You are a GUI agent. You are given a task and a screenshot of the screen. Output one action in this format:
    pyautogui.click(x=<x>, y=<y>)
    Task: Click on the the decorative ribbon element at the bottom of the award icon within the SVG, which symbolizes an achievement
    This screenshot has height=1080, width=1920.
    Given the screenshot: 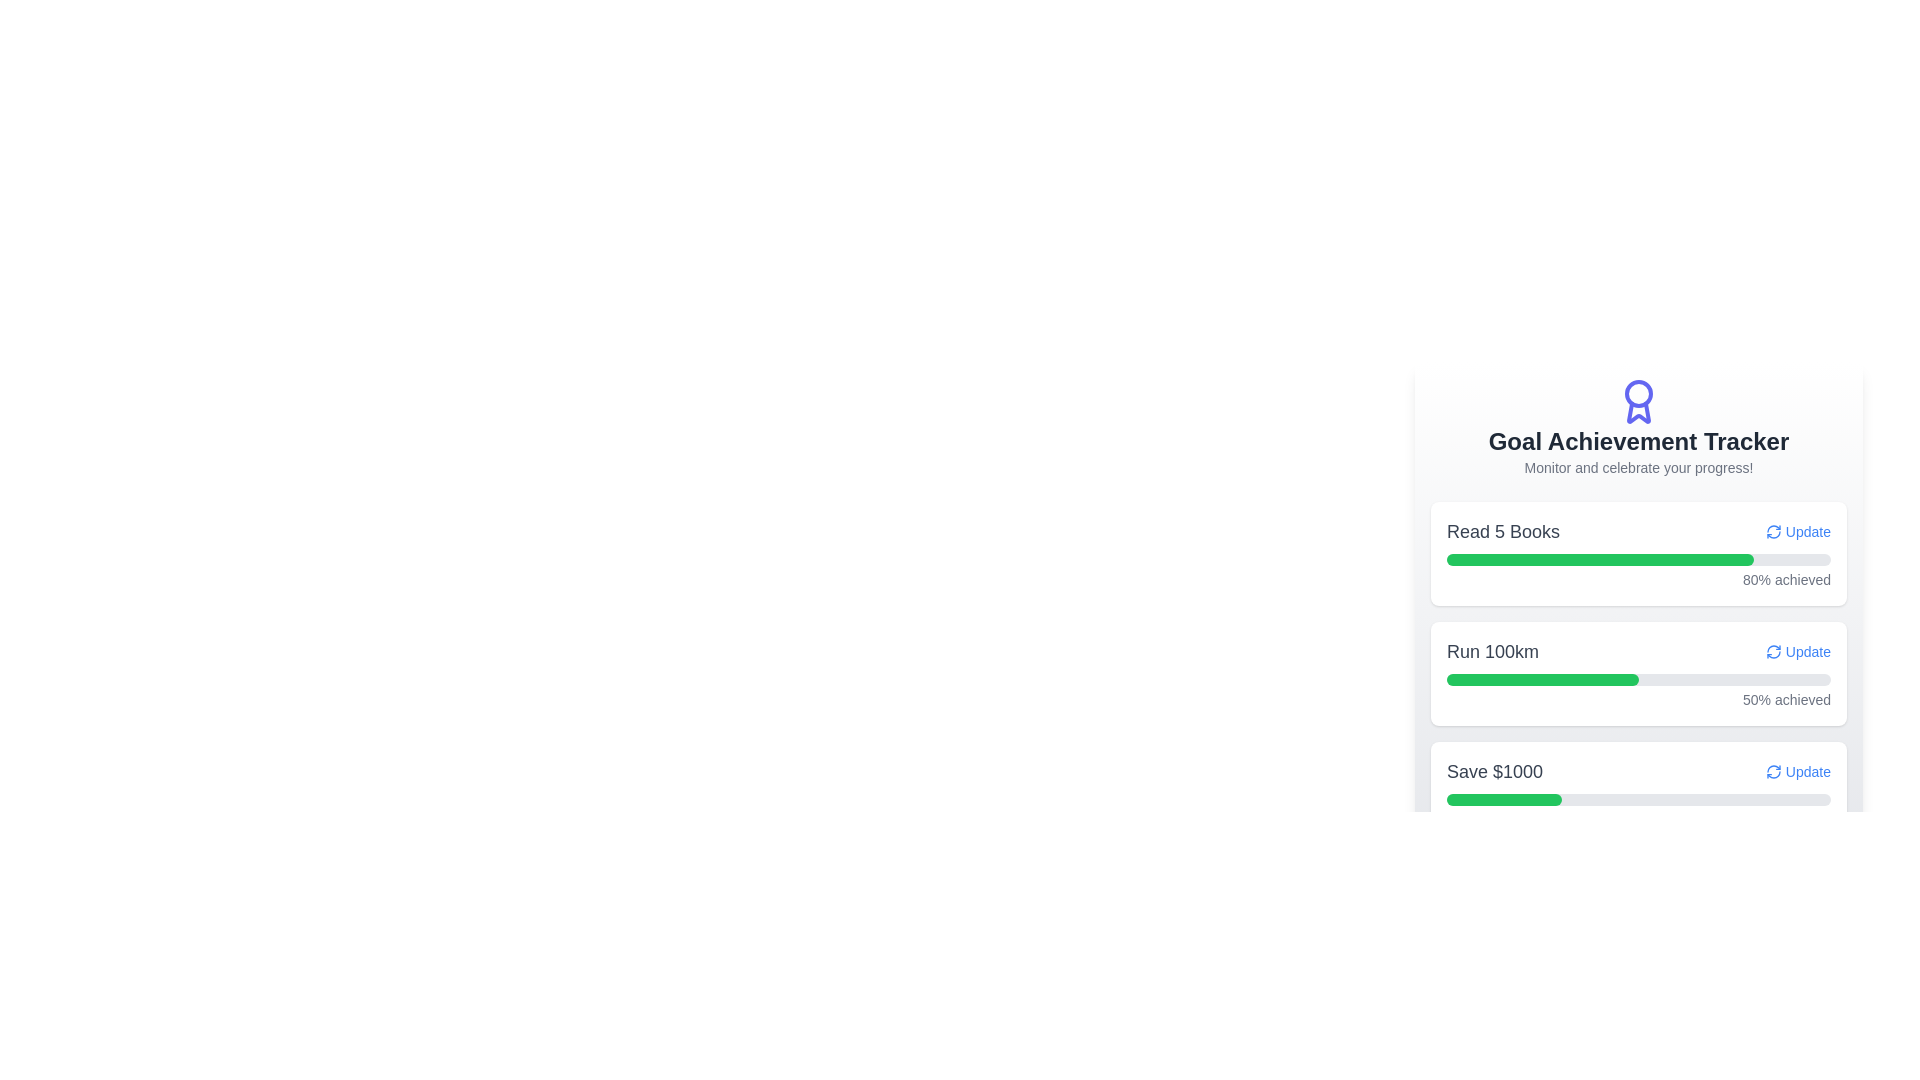 What is the action you would take?
    pyautogui.click(x=1638, y=411)
    